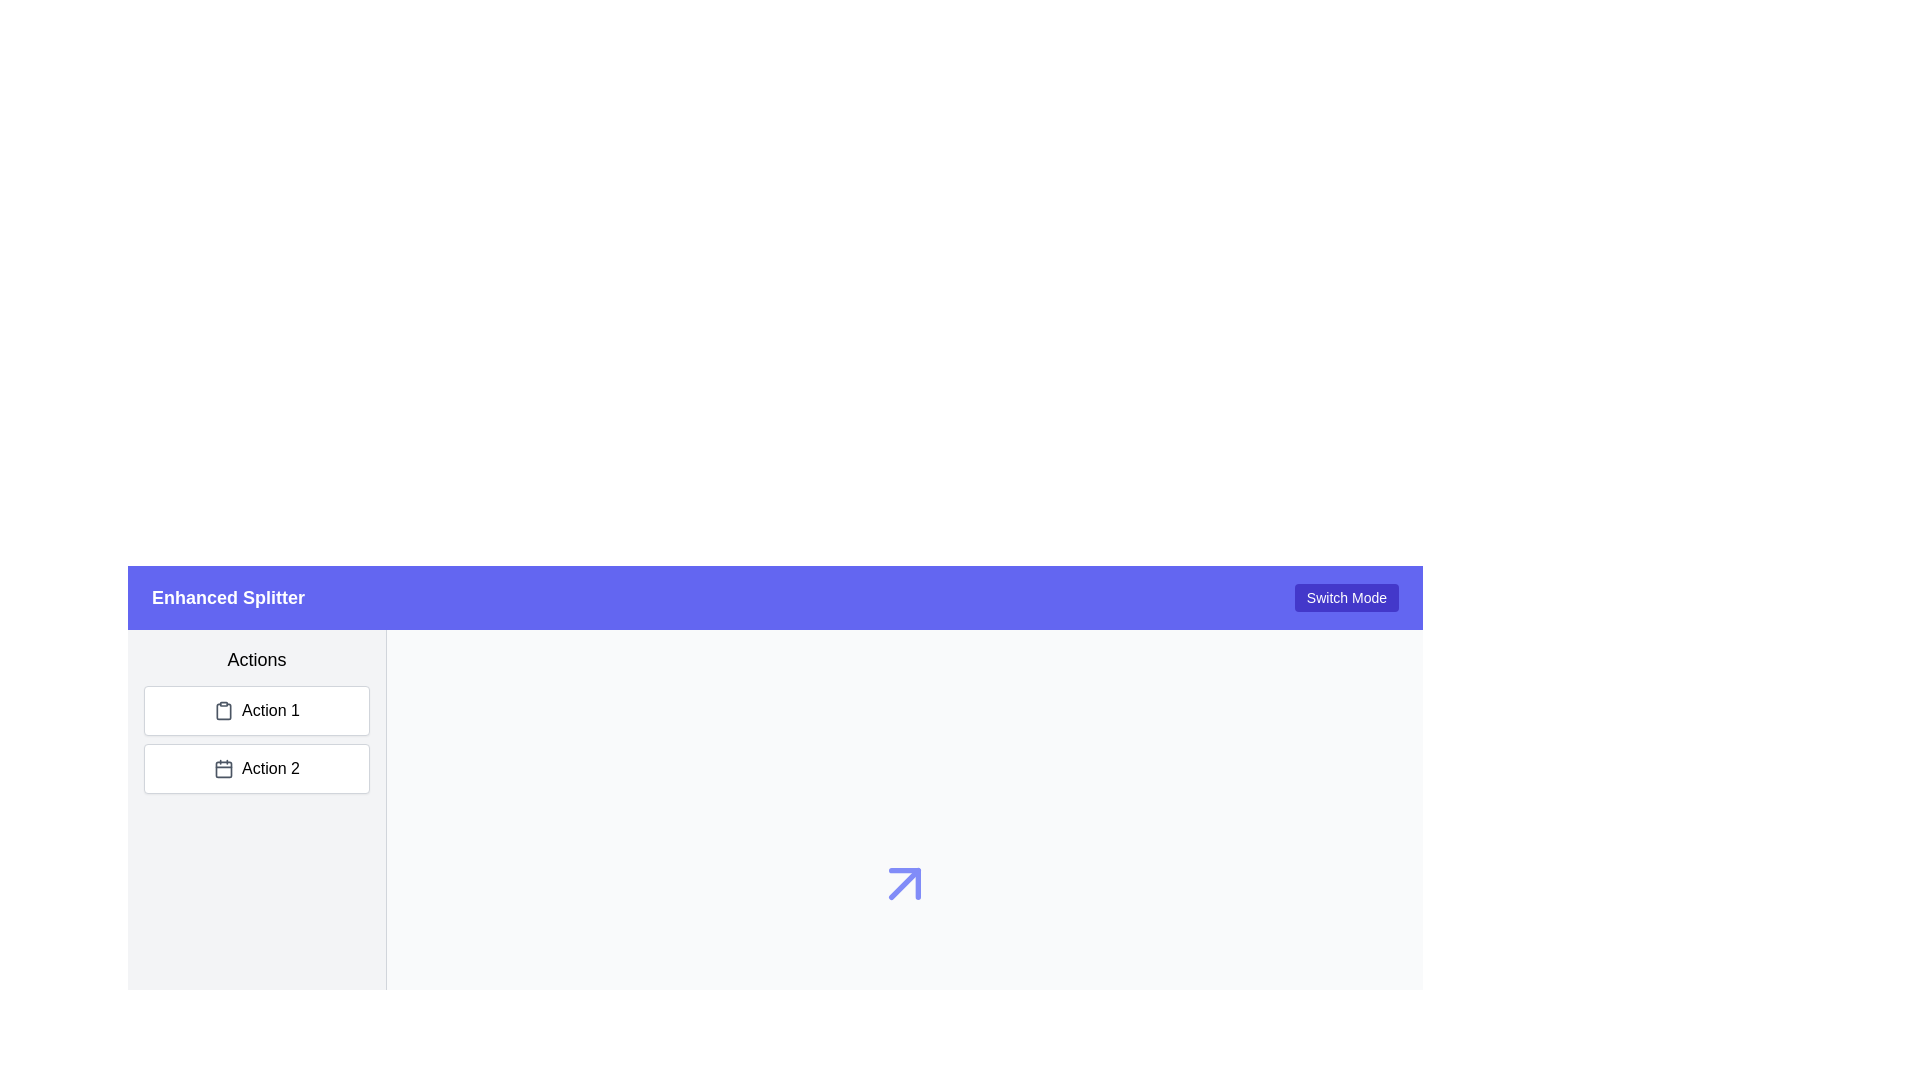 The image size is (1920, 1080). Describe the element at coordinates (256, 767) in the screenshot. I see `the 'Action 2' button, which is a rectangular button with a white background and a calendar icon, located in the sidebar under the 'Actions' section` at that location.